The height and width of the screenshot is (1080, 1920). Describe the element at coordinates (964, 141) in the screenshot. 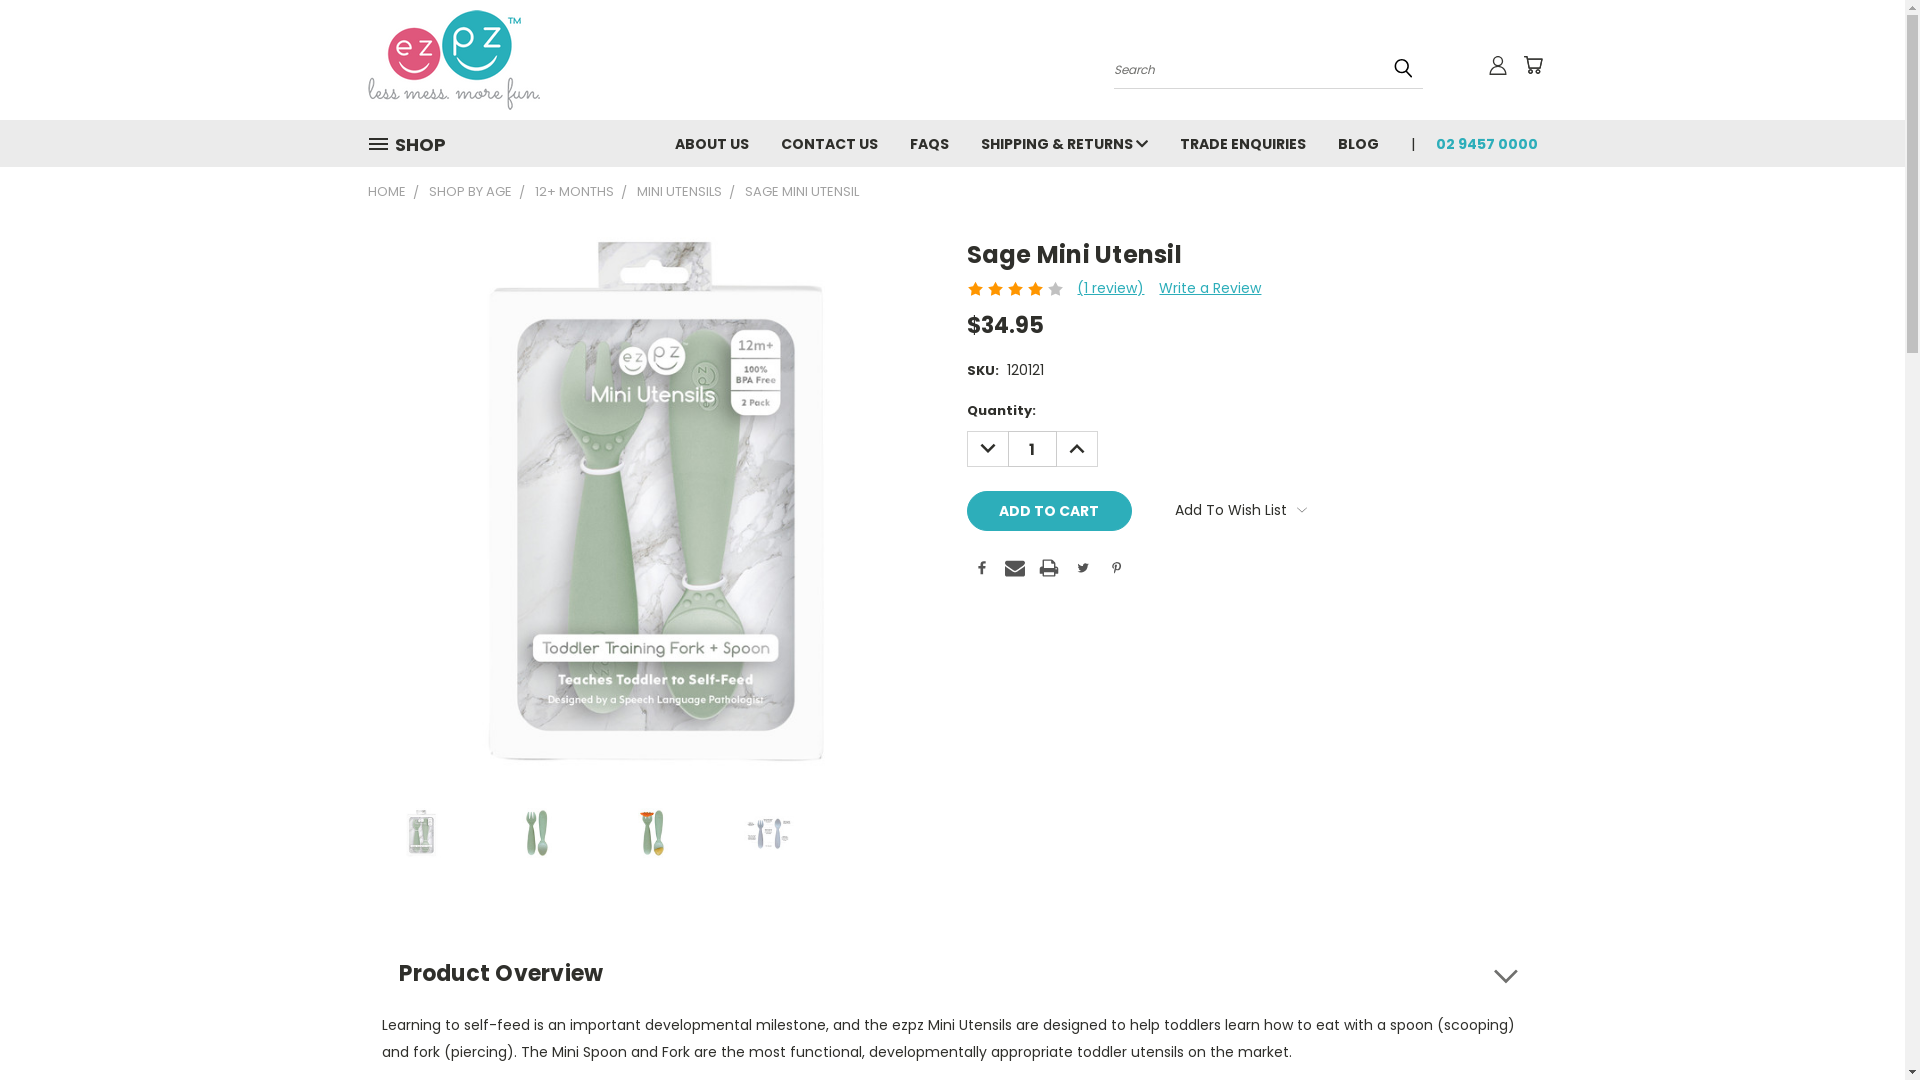

I see `'SHIPPING & RETURNS'` at that location.